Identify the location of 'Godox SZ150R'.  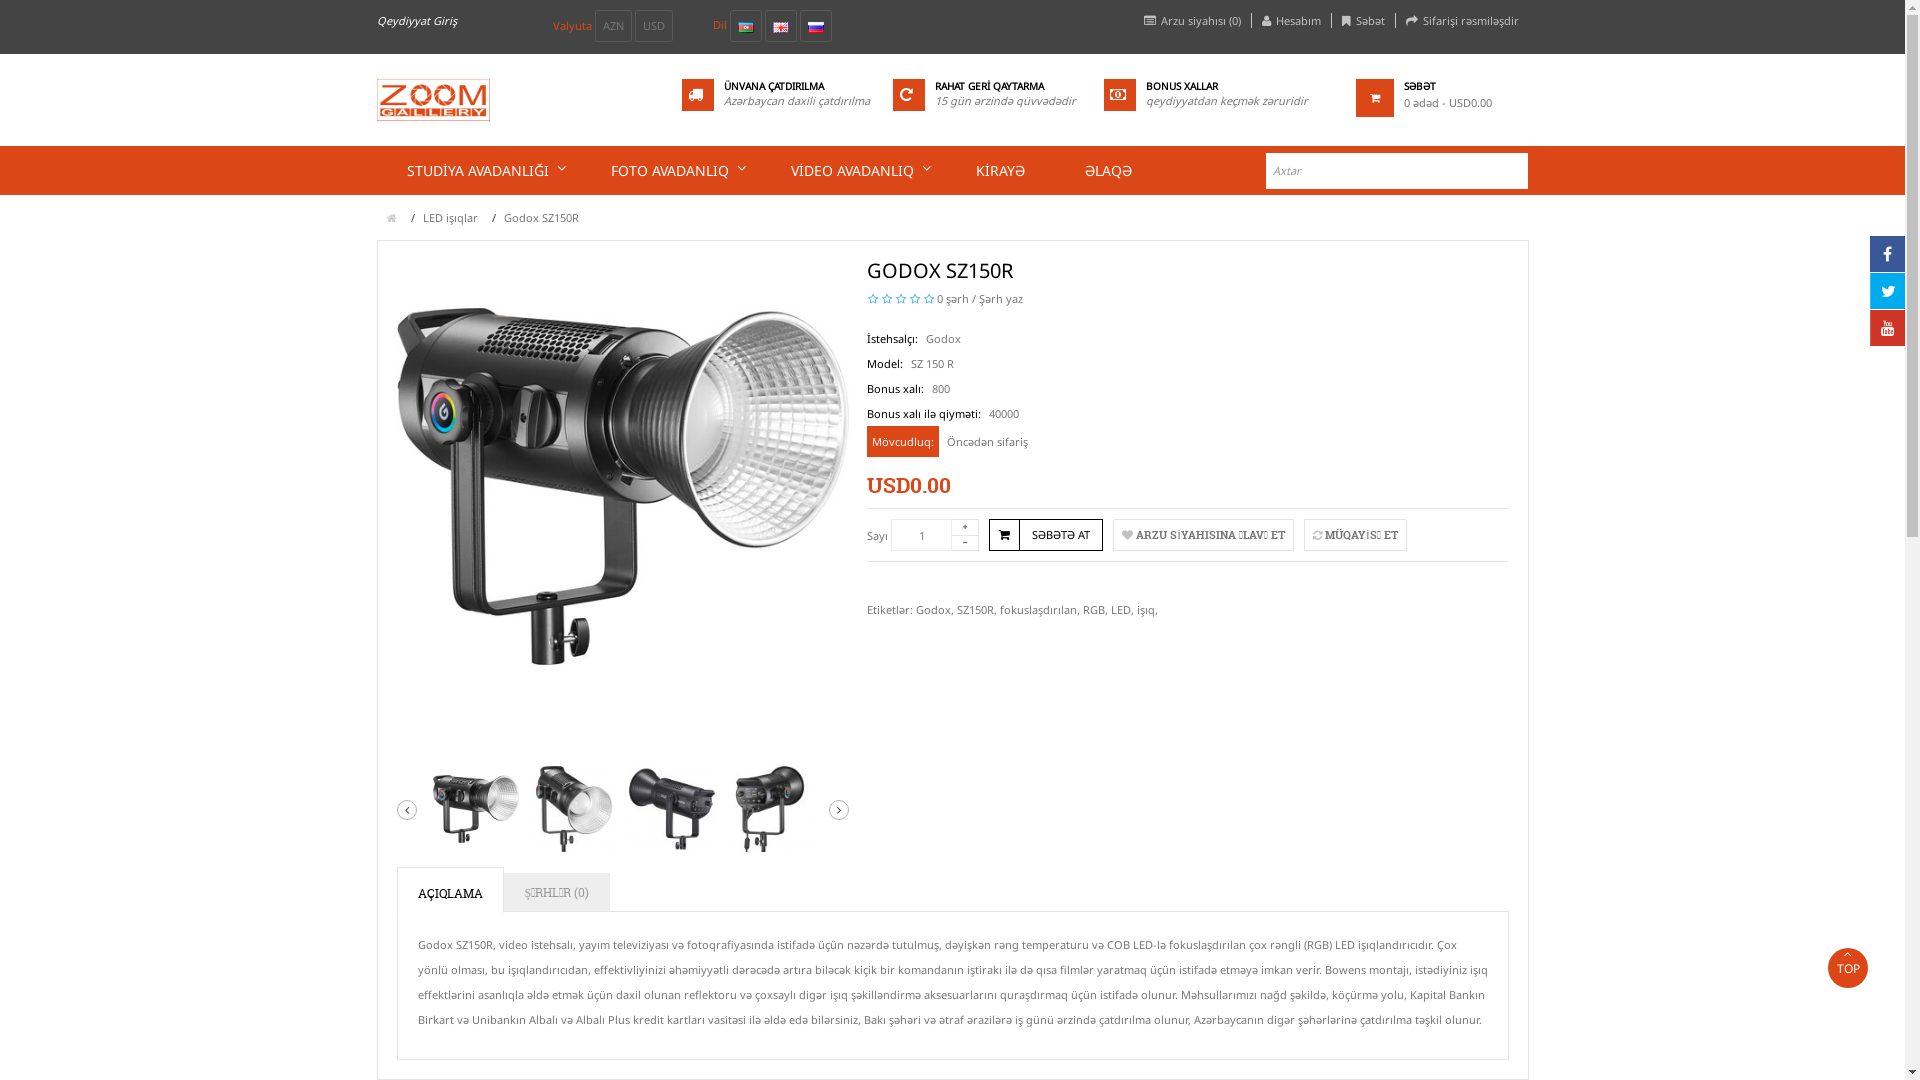
(395, 486).